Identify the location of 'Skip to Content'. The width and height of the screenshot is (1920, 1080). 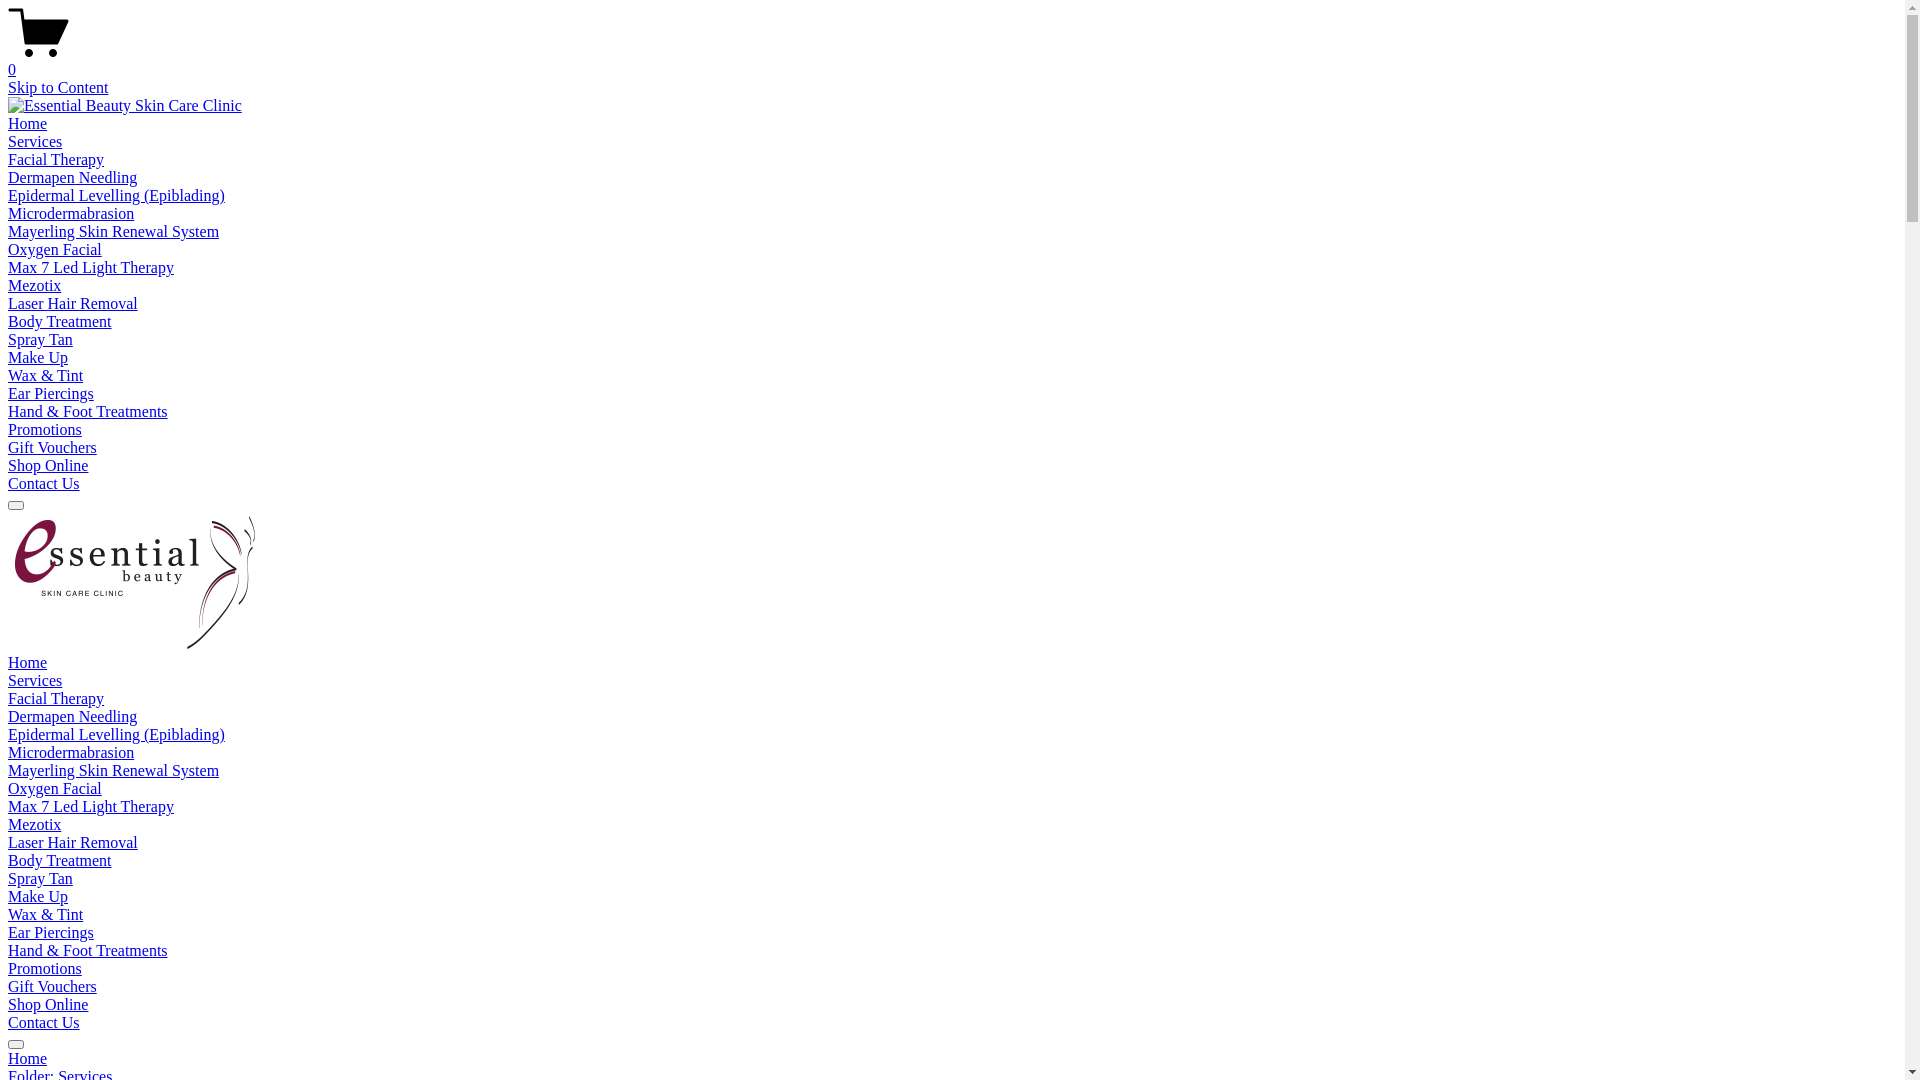
(57, 86).